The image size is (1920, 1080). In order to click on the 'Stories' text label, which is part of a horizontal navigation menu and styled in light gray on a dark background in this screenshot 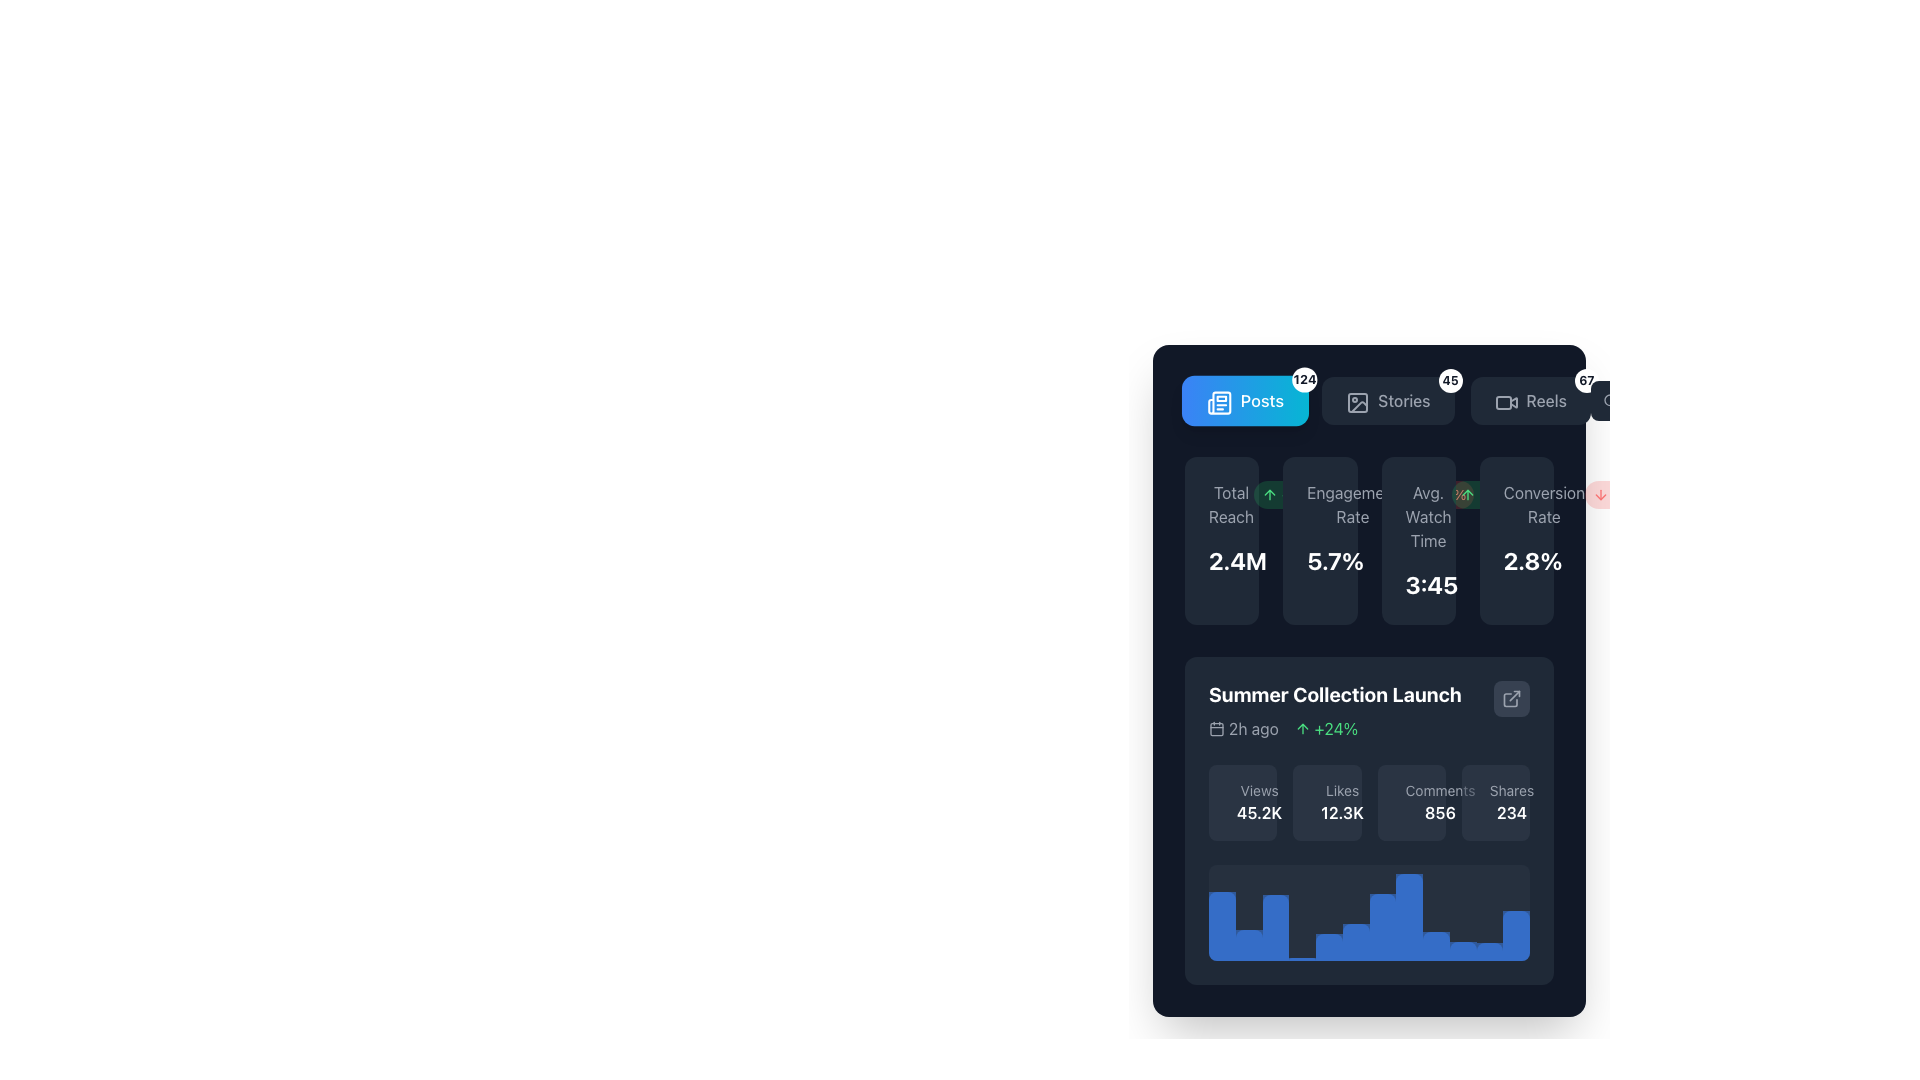, I will do `click(1403, 401)`.